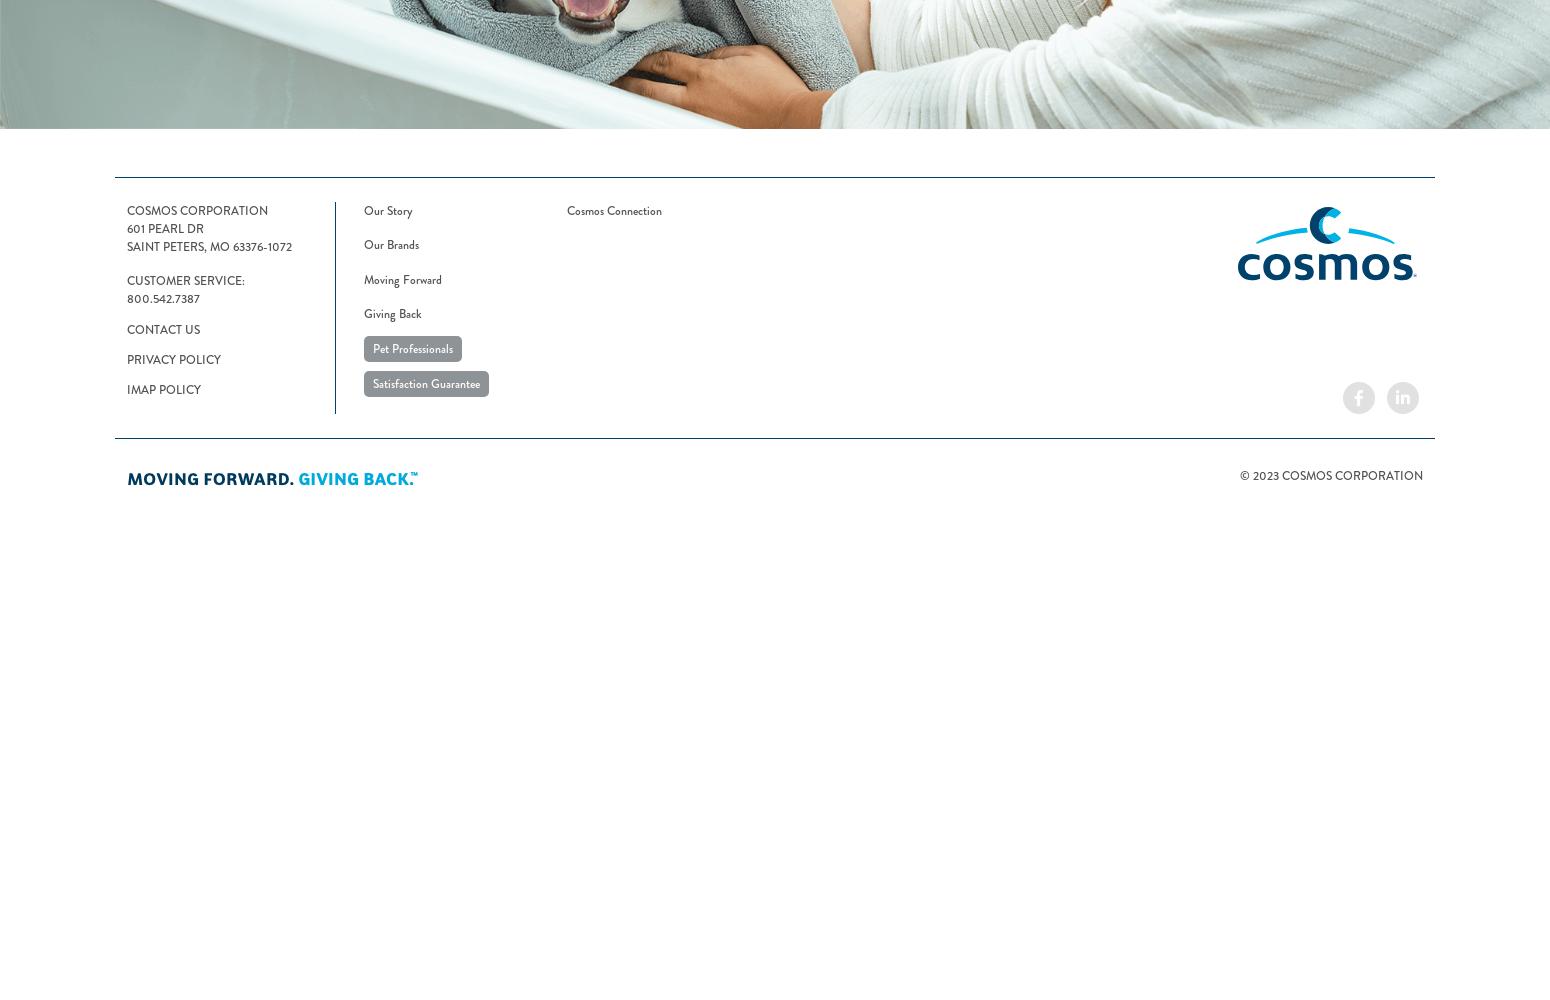 This screenshot has height=1000, width=1550. I want to click on 'Contact Us', so click(126, 328).